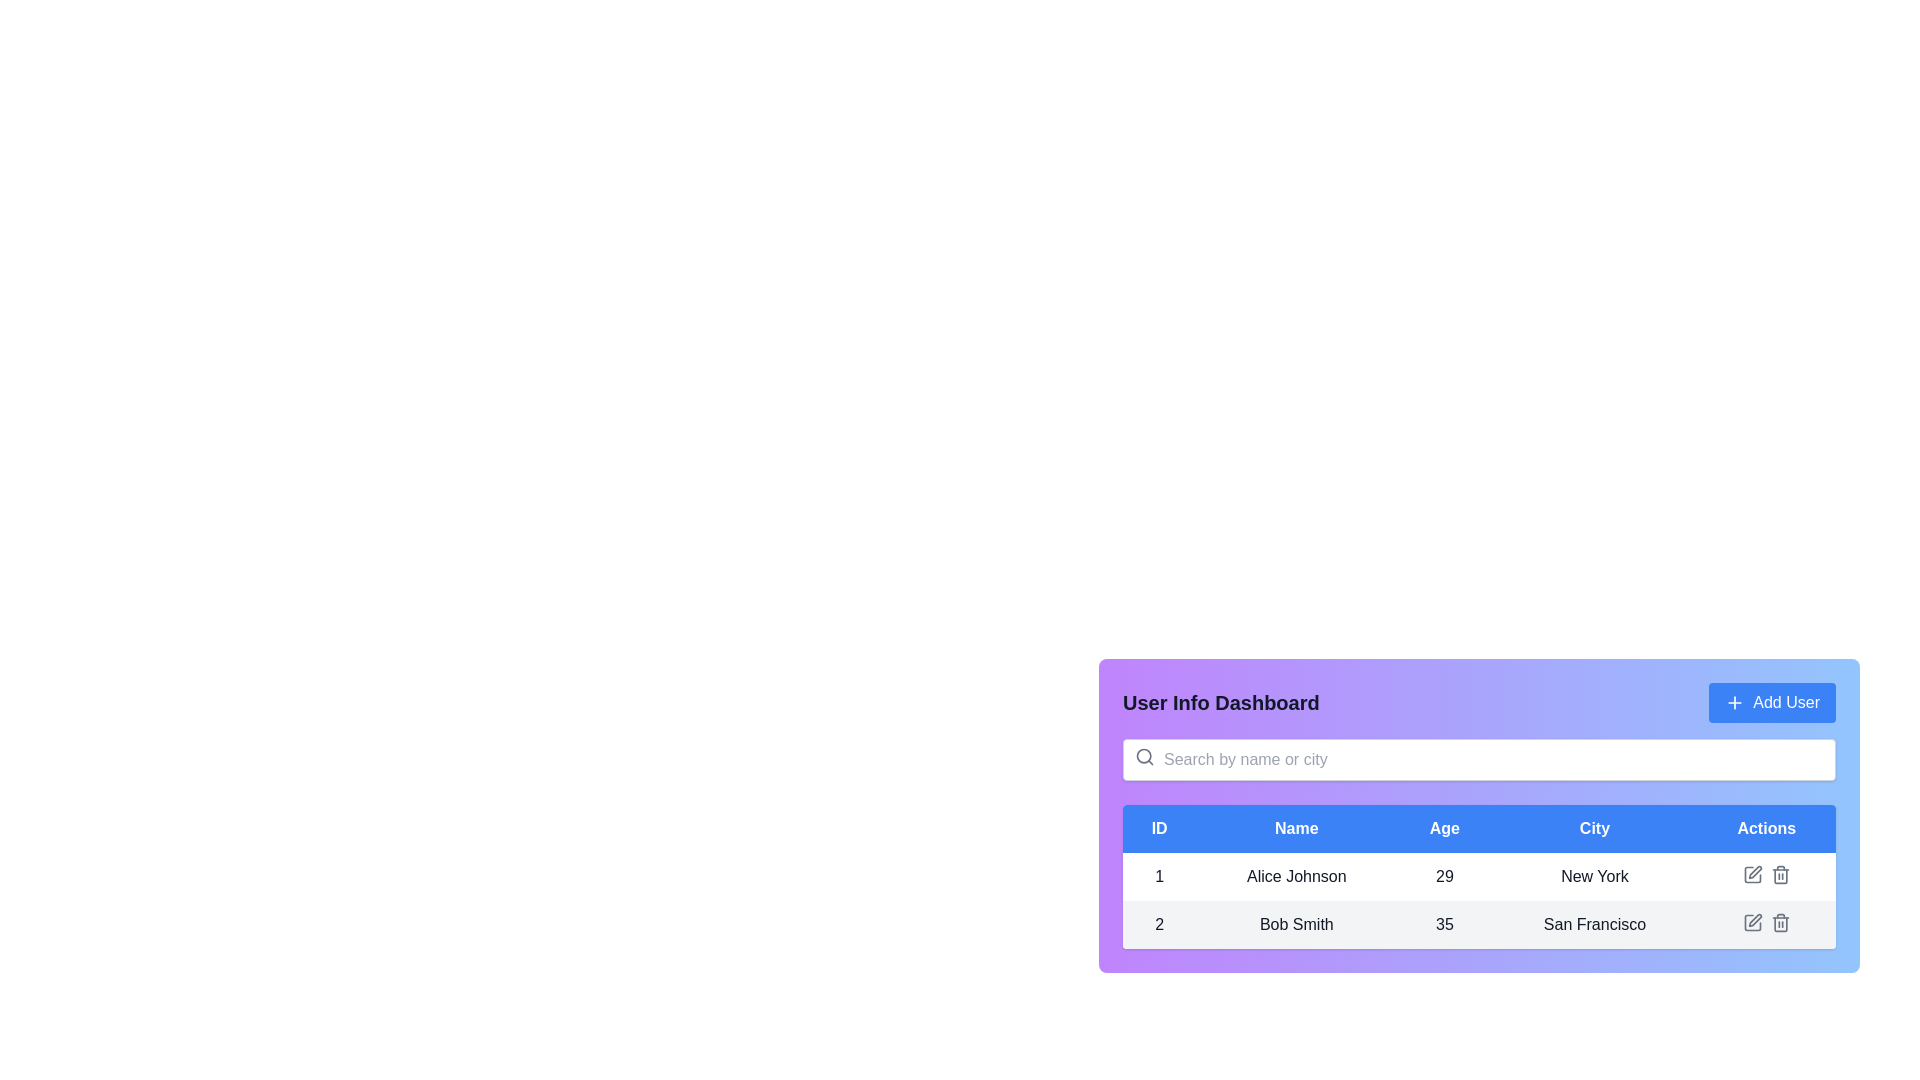 Image resolution: width=1920 pixels, height=1080 pixels. I want to click on the editable pencil icon button located in the 'Actions' column of the second row for 'Bob Smith' to initiate editing the row contents, so click(1751, 922).